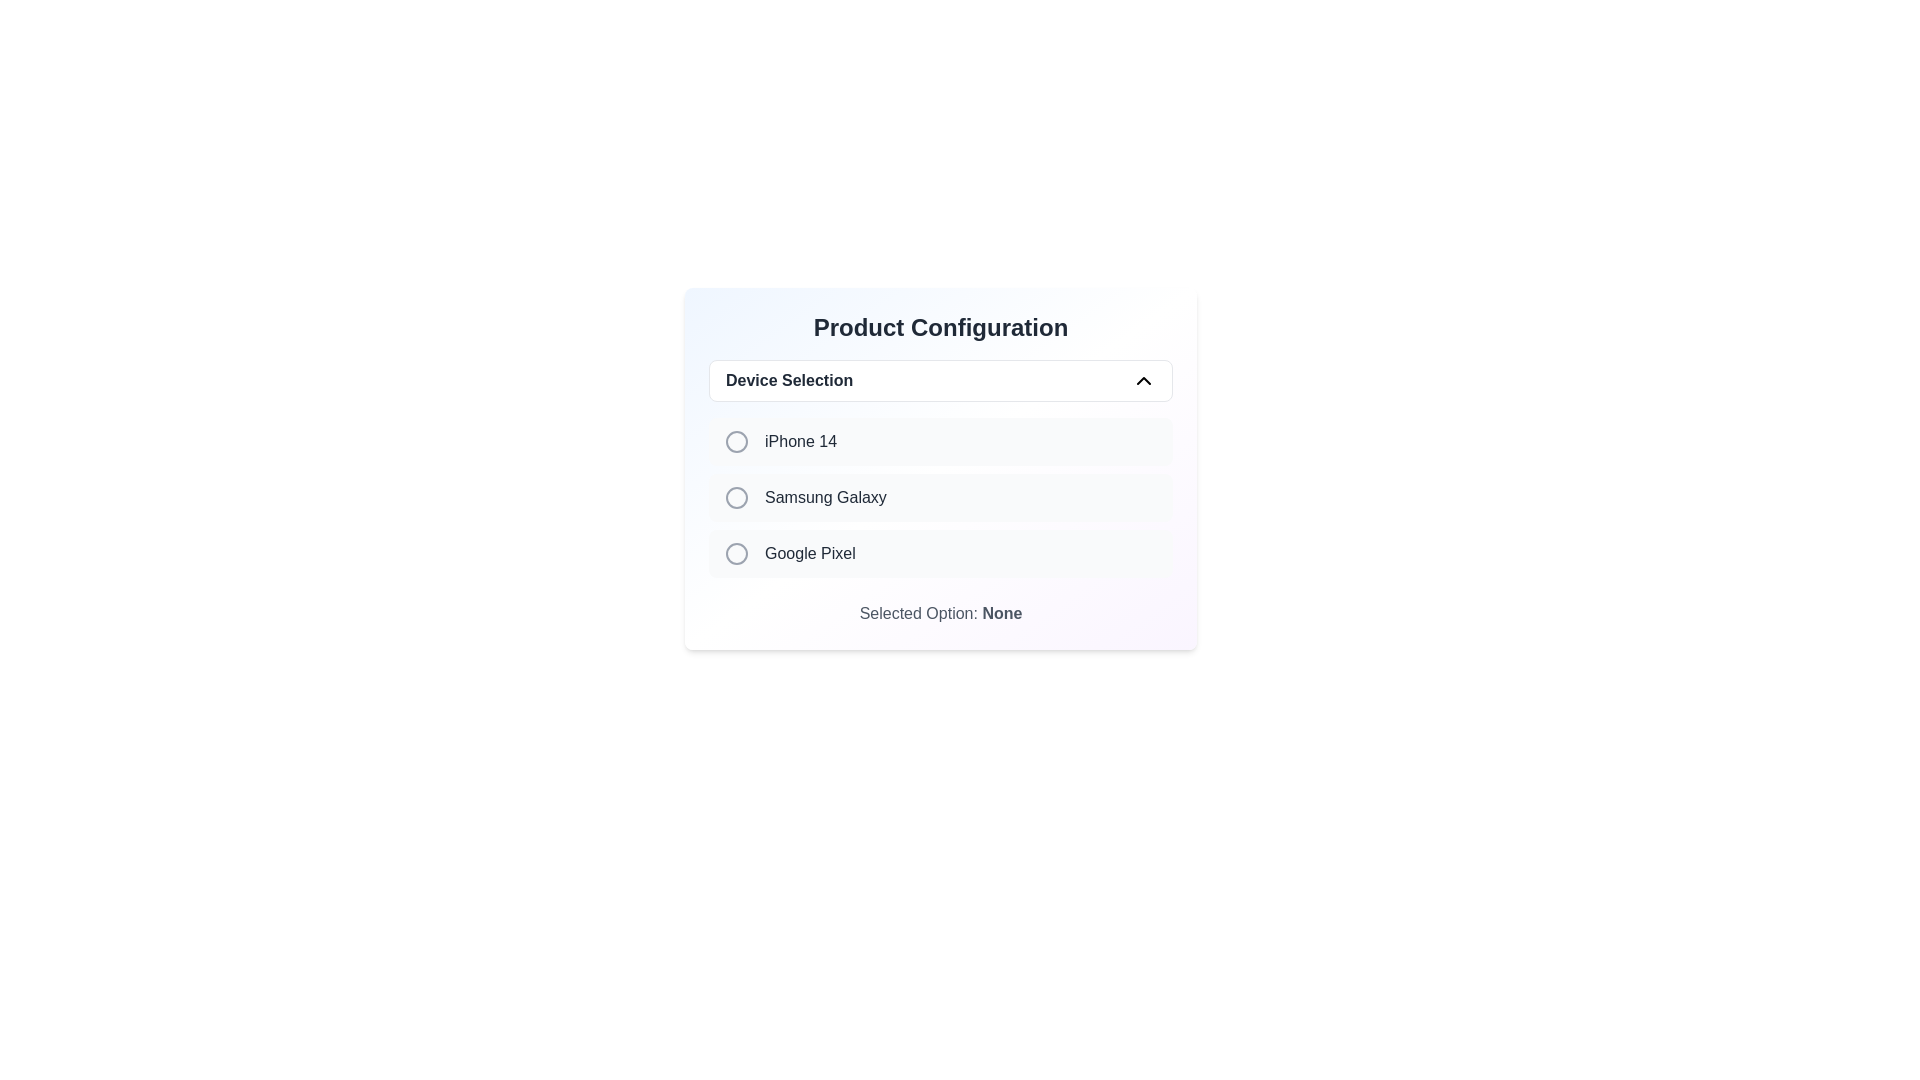  I want to click on the upward-pointing chevron icon located on the right side of the 'Device Selection' button, so click(1143, 381).